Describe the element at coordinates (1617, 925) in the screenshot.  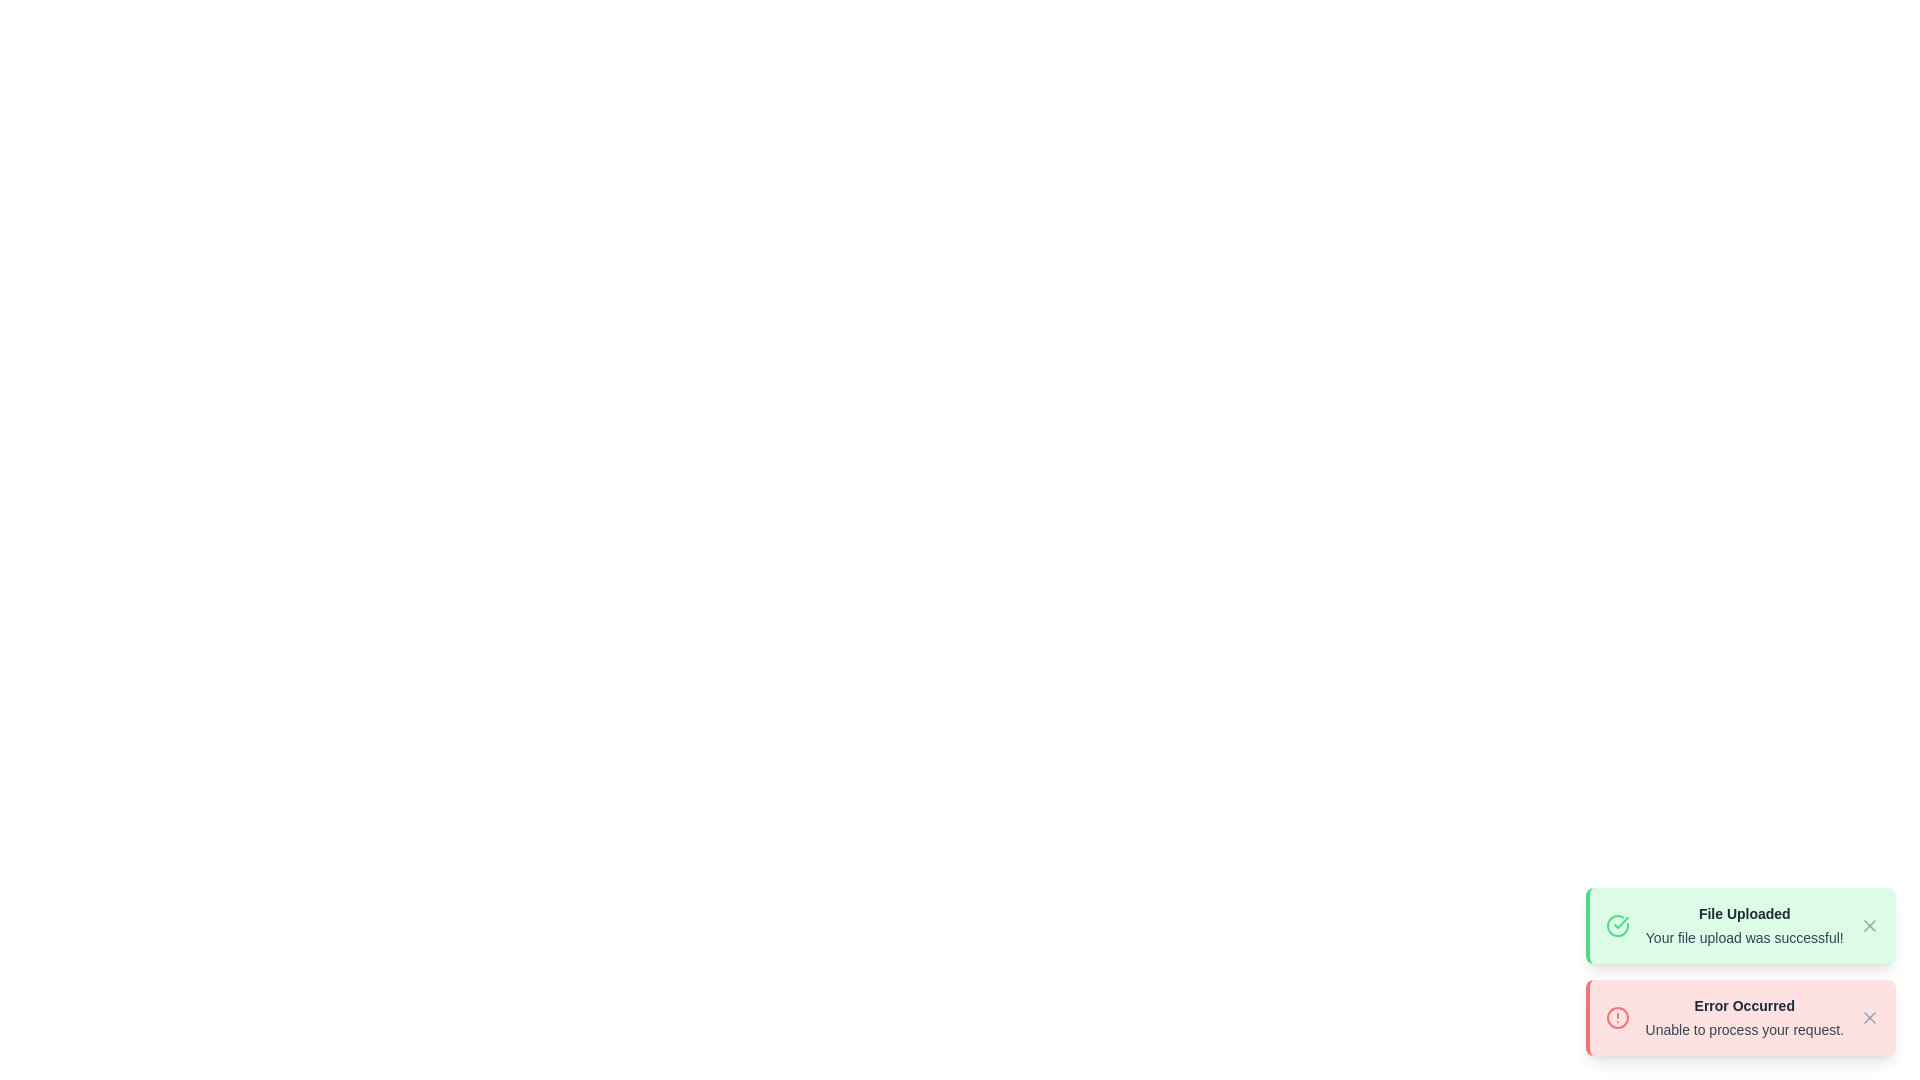
I see `the circular green icon with a check mark inside, located at the leftmost part of the notification panel for 'File Uploaded'` at that location.